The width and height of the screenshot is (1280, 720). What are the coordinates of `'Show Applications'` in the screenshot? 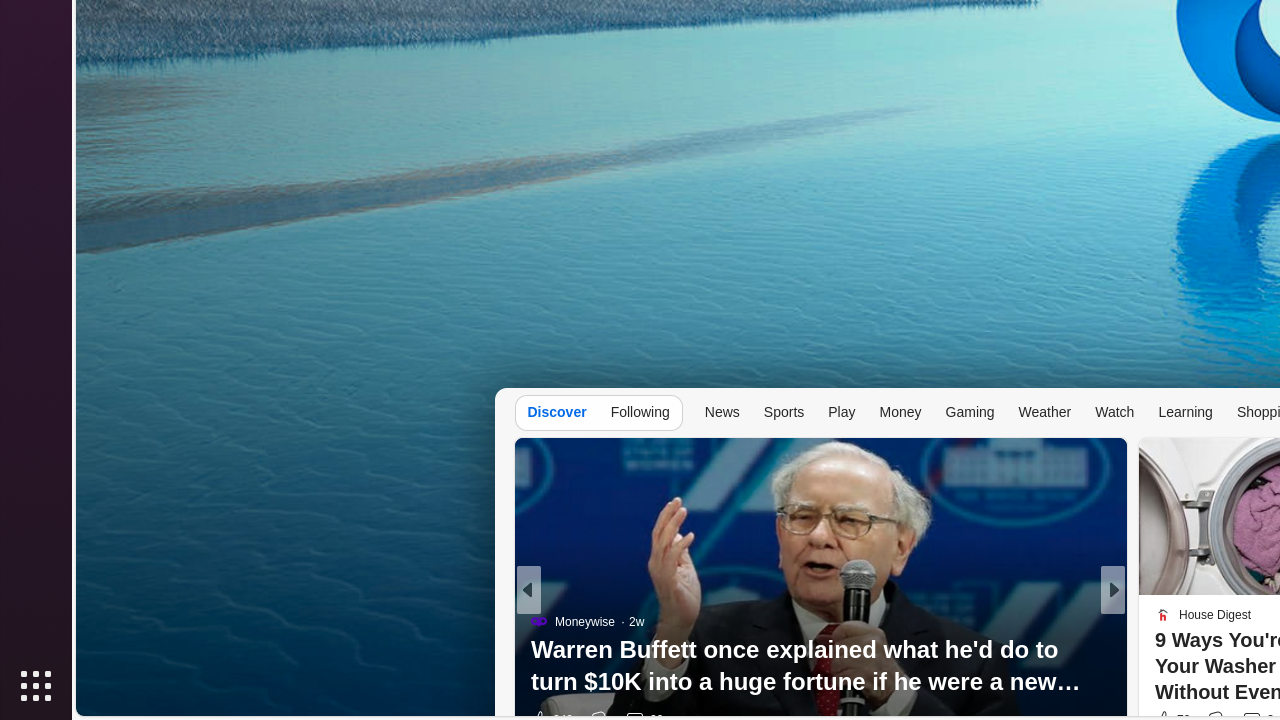 It's located at (35, 685).